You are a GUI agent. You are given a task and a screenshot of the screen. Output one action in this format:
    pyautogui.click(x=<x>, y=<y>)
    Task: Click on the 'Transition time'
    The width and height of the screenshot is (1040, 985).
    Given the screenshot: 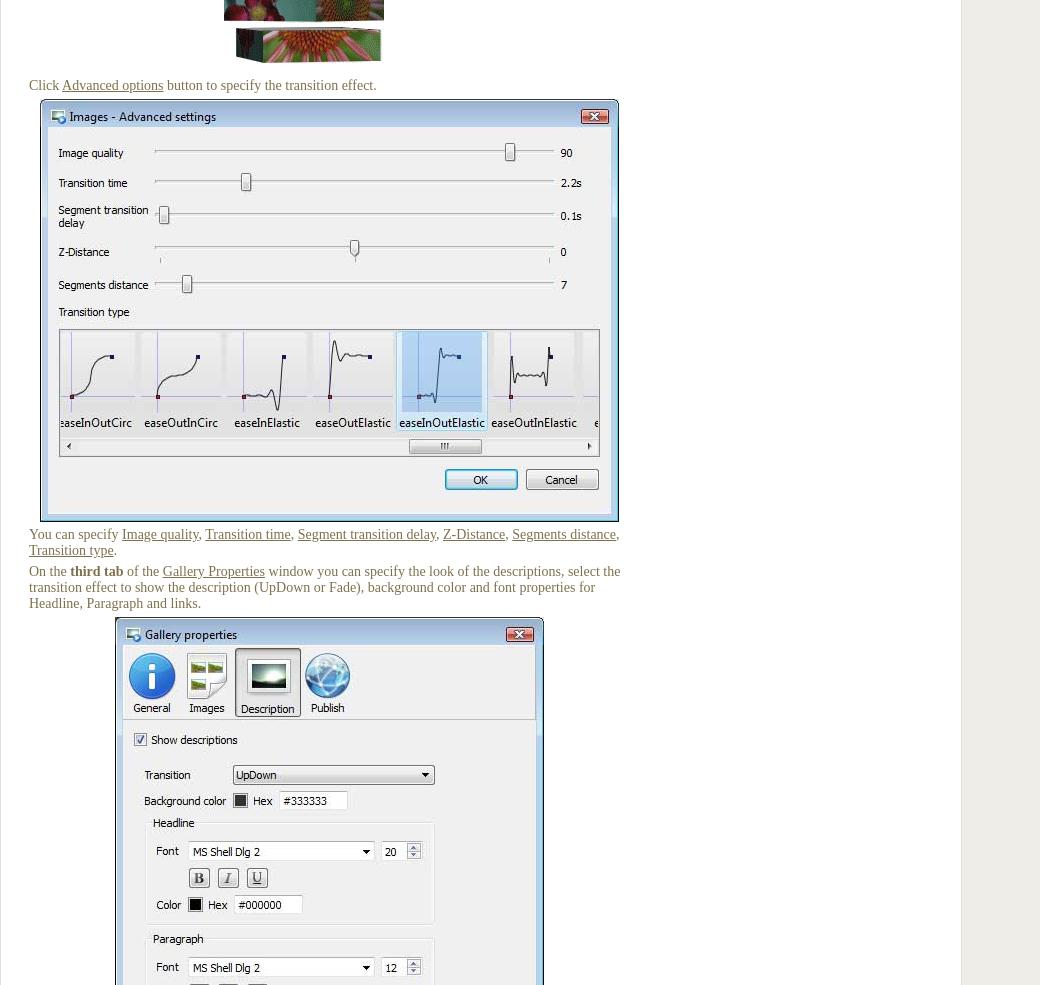 What is the action you would take?
    pyautogui.click(x=247, y=533)
    